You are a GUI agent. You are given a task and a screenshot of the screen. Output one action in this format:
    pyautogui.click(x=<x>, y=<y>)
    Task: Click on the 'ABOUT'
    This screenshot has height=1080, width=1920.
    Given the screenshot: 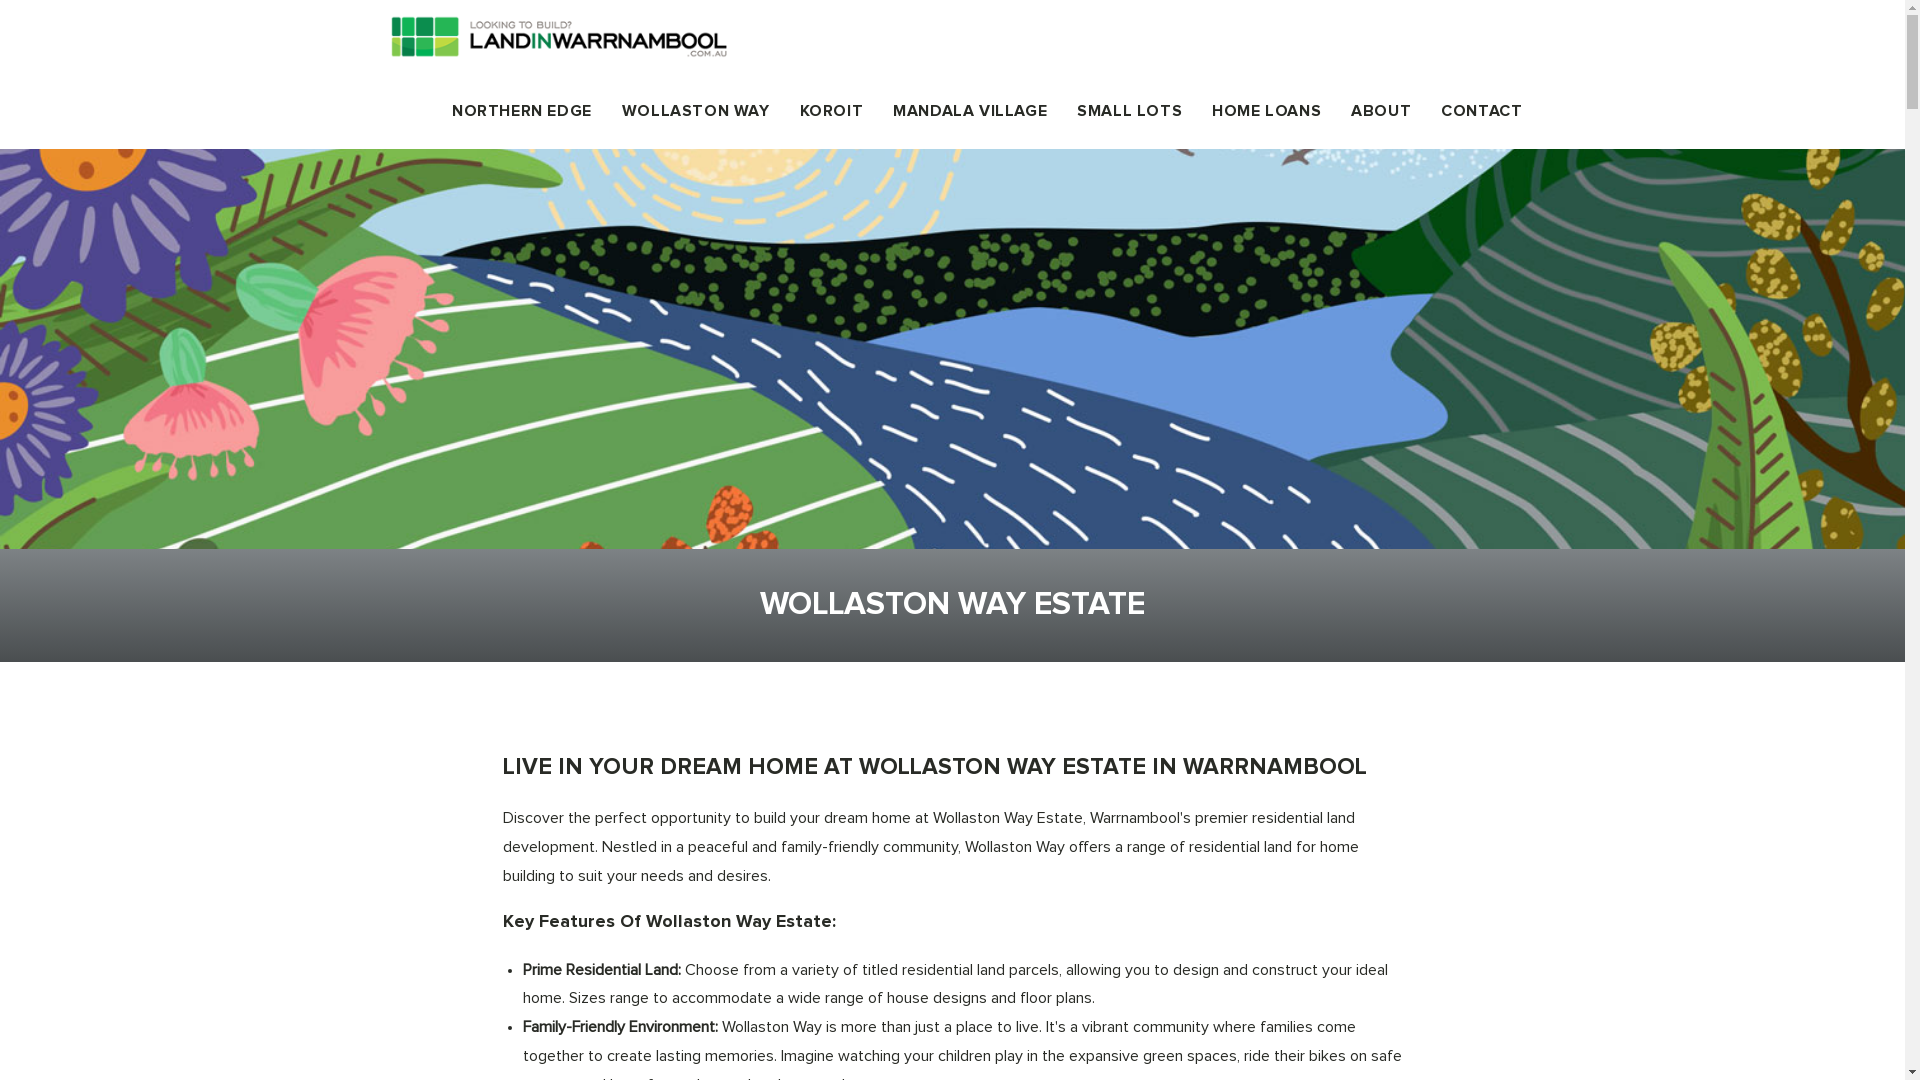 What is the action you would take?
    pyautogui.click(x=1380, y=111)
    